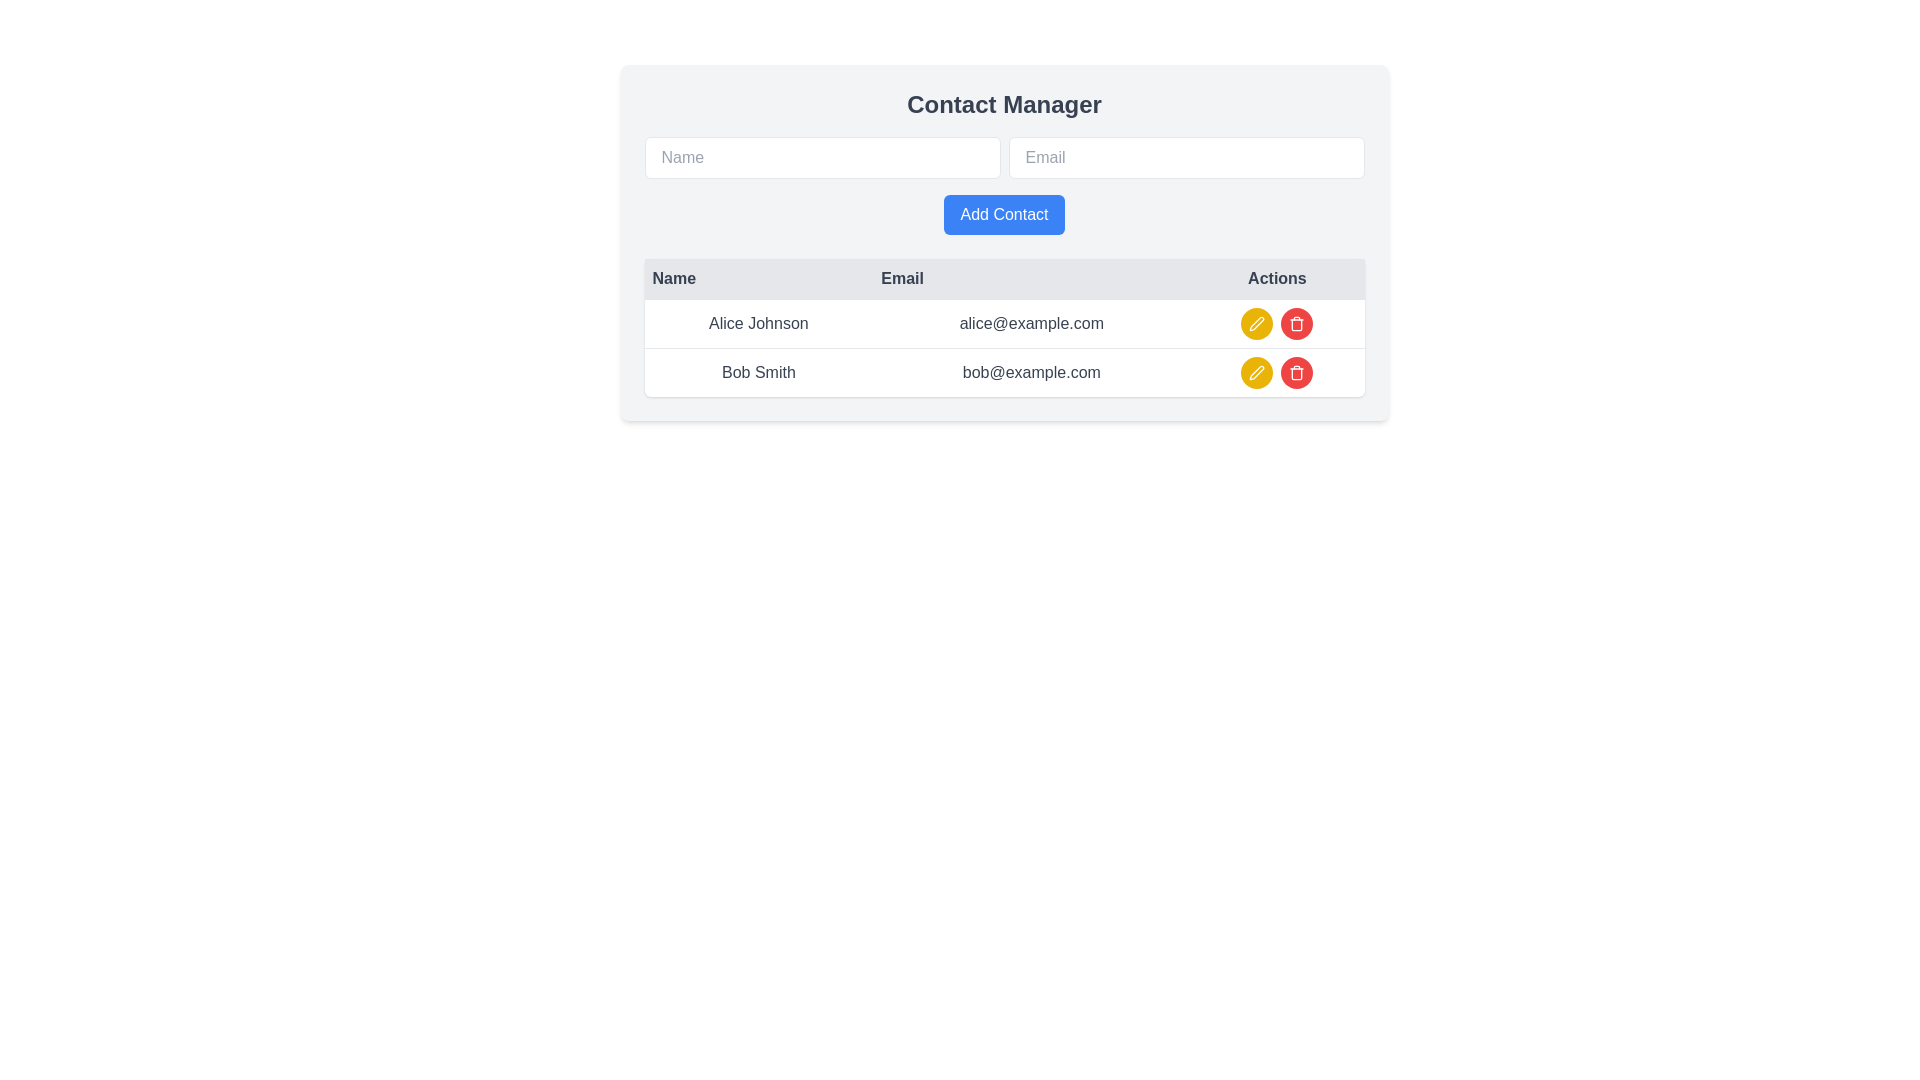 The image size is (1920, 1080). What do you see at coordinates (1256, 323) in the screenshot?
I see `the edit icon located in the yellow circular button within the Actions column of the table for the entry corresponding to the email address 'alice@example.com'` at bounding box center [1256, 323].